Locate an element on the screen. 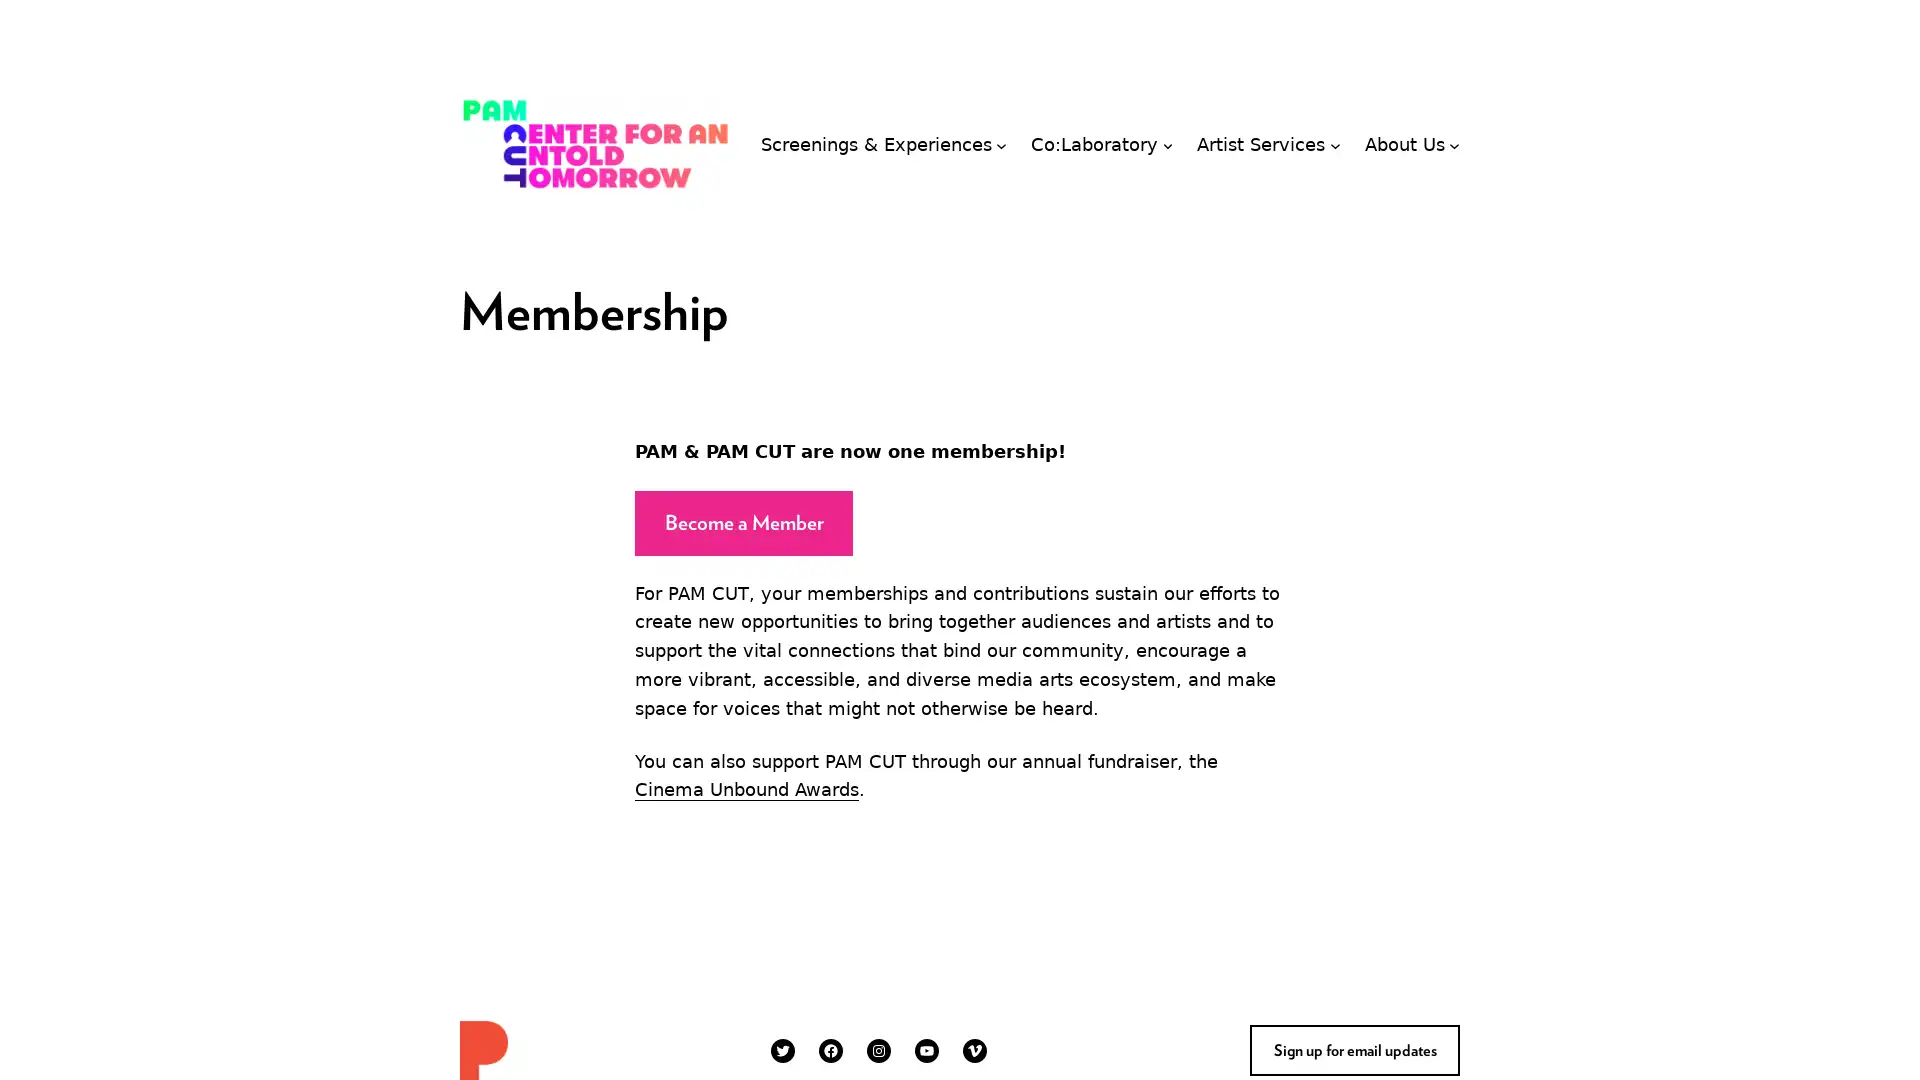 The image size is (1920, 1080). Screenings & Experiences submenu is located at coordinates (1001, 143).